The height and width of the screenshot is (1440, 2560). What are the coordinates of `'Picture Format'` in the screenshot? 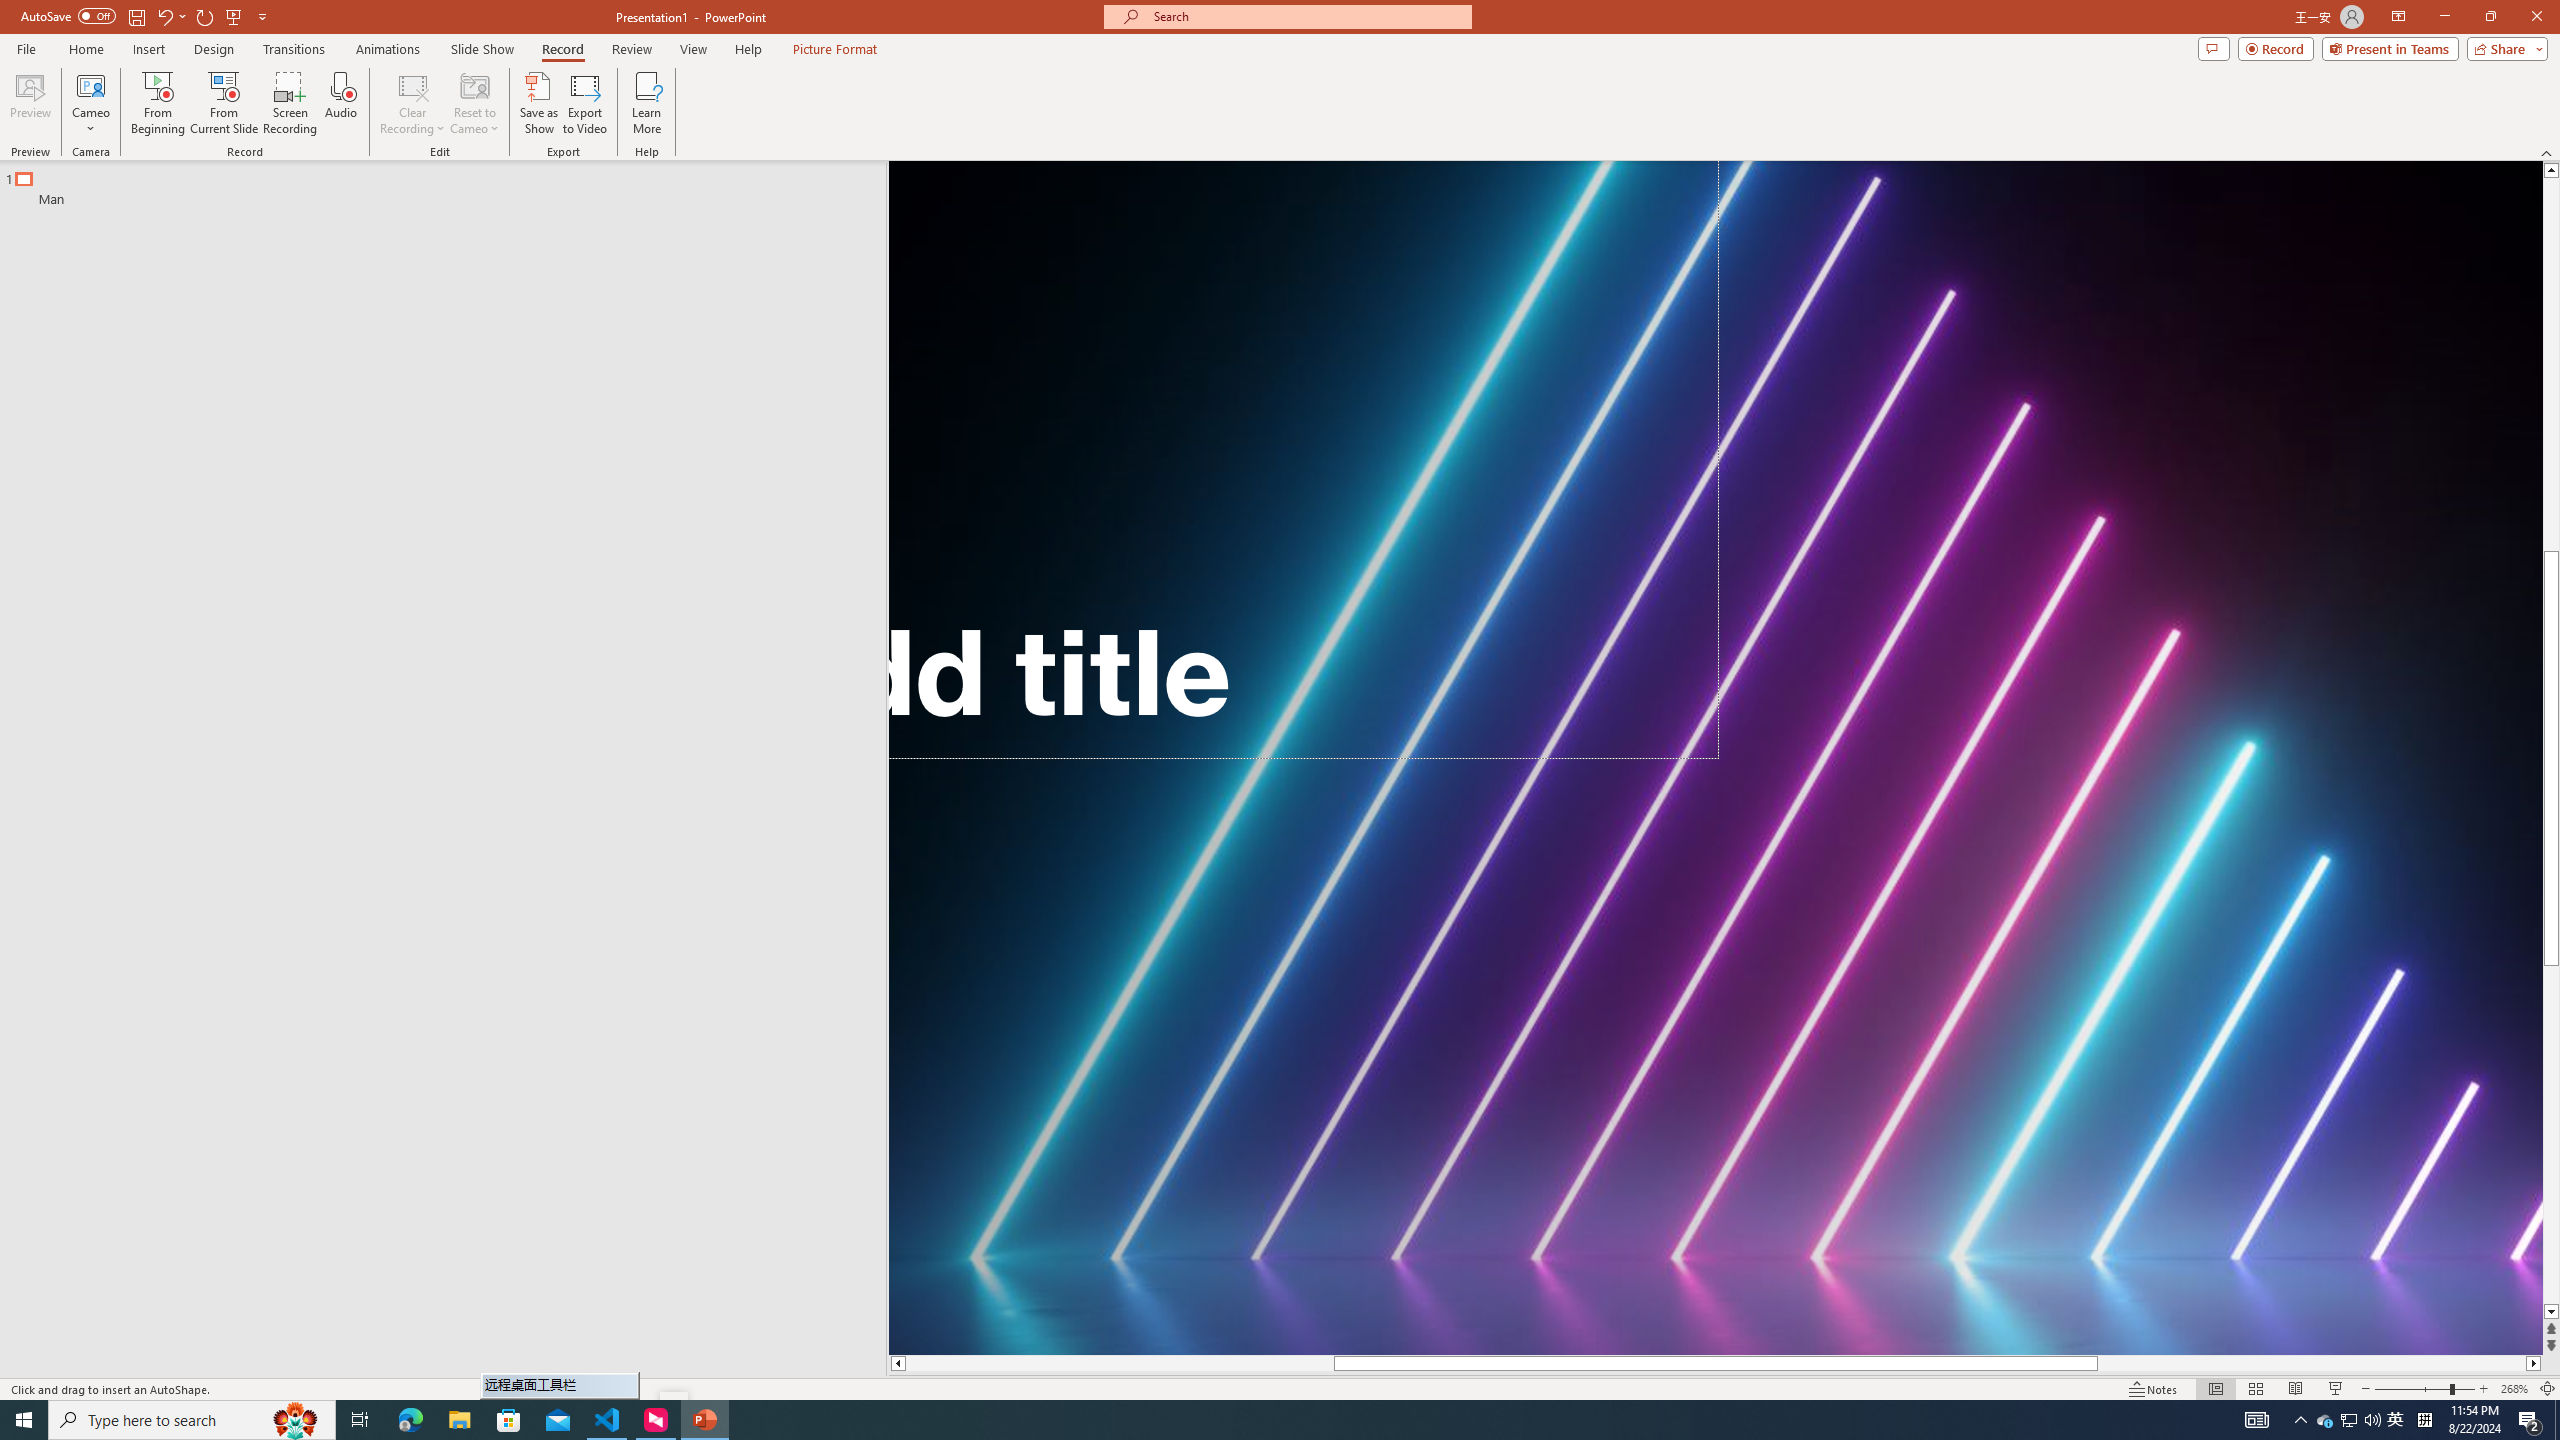 It's located at (835, 49).